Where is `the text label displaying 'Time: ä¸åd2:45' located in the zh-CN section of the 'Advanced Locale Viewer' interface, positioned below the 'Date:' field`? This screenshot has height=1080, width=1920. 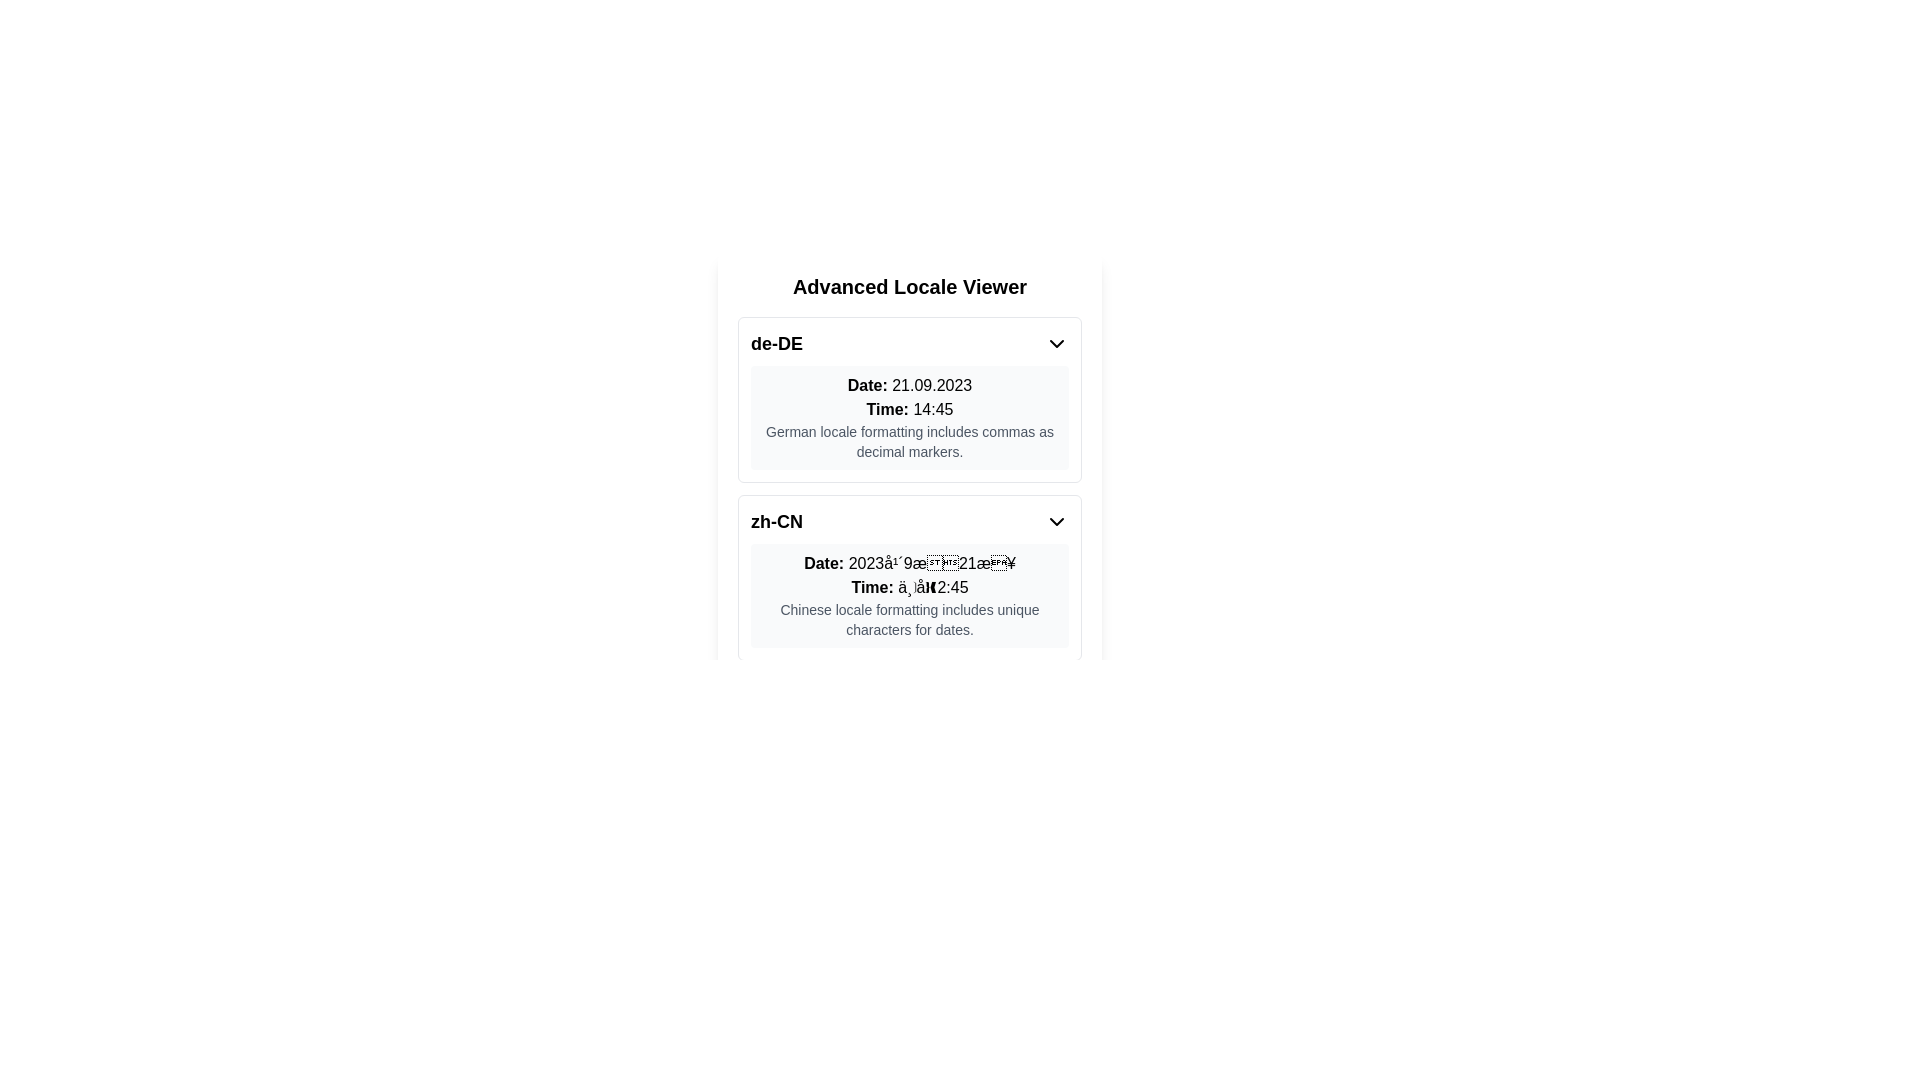 the text label displaying 'Time: ä¸åd2:45' located in the zh-CN section of the 'Advanced Locale Viewer' interface, positioned below the 'Date:' field is located at coordinates (909, 586).